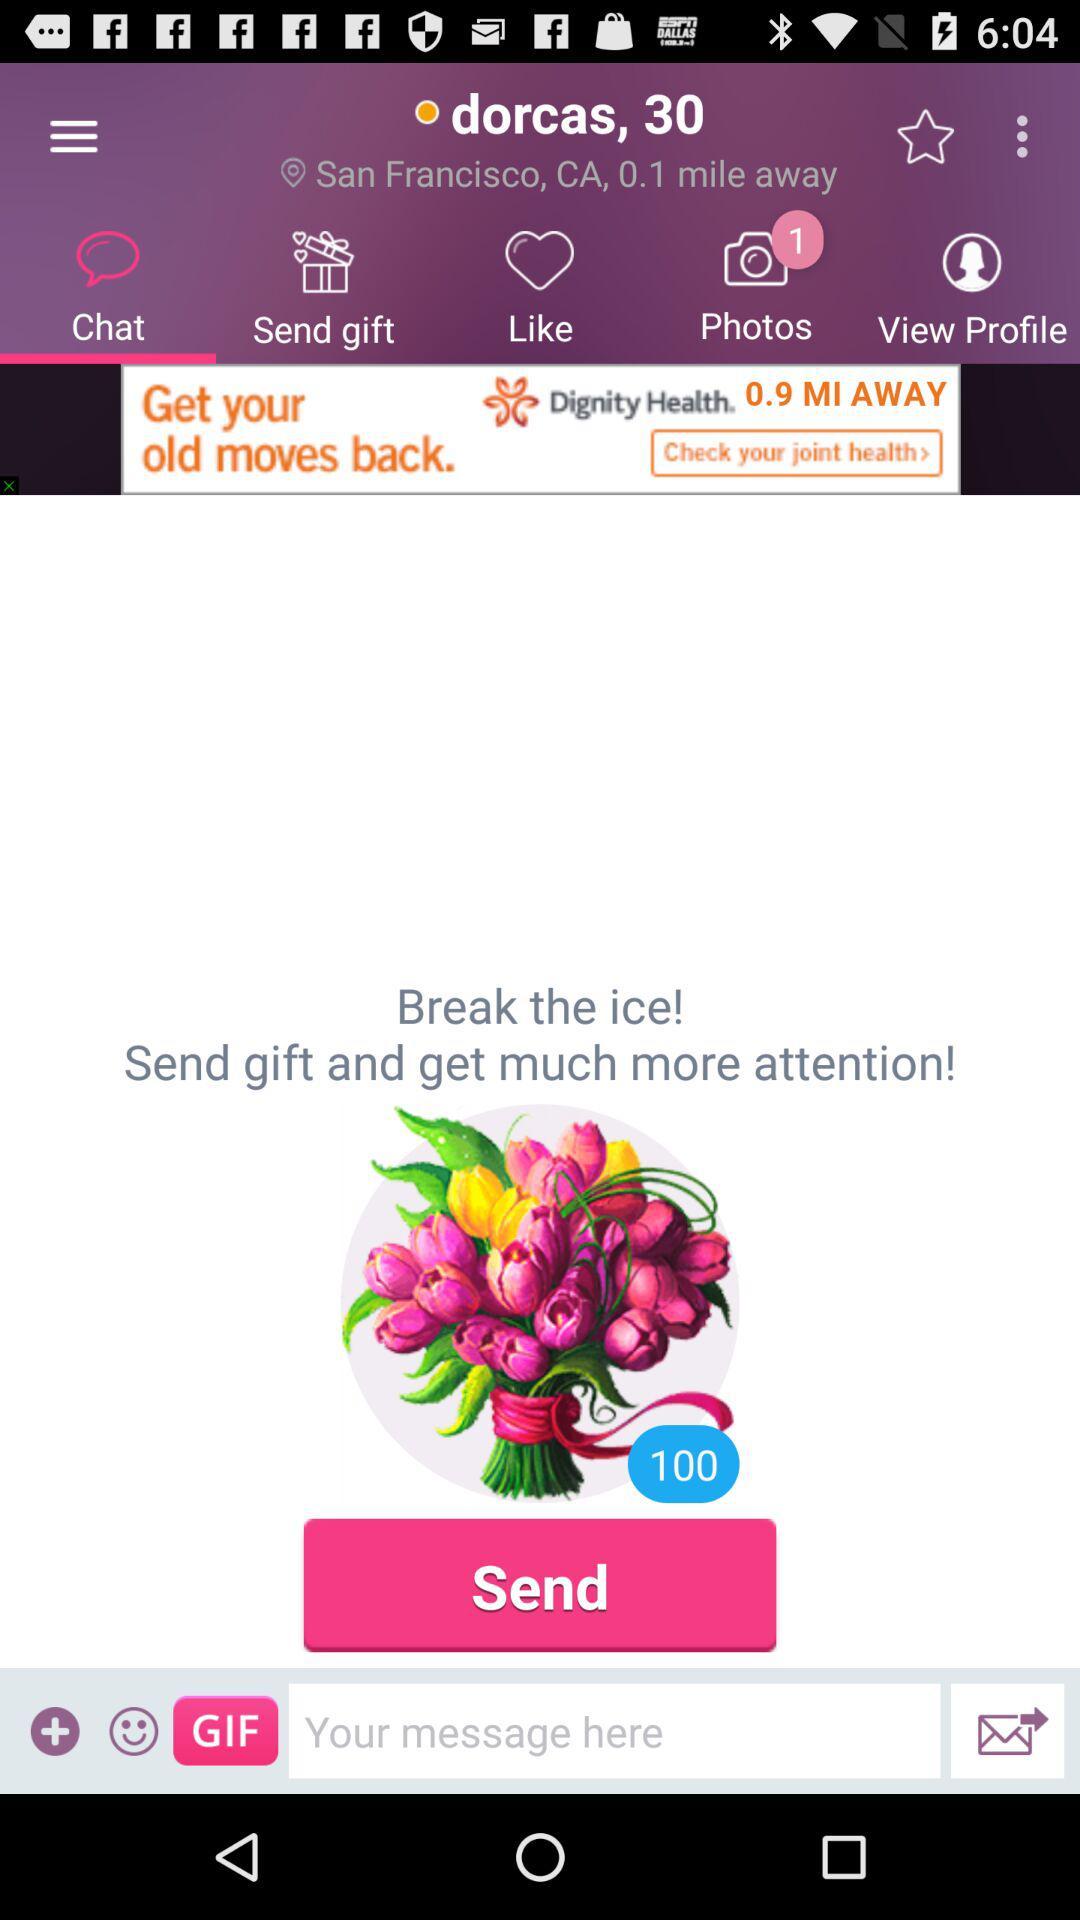 Image resolution: width=1080 pixels, height=1920 pixels. I want to click on item below the chat item, so click(540, 428).